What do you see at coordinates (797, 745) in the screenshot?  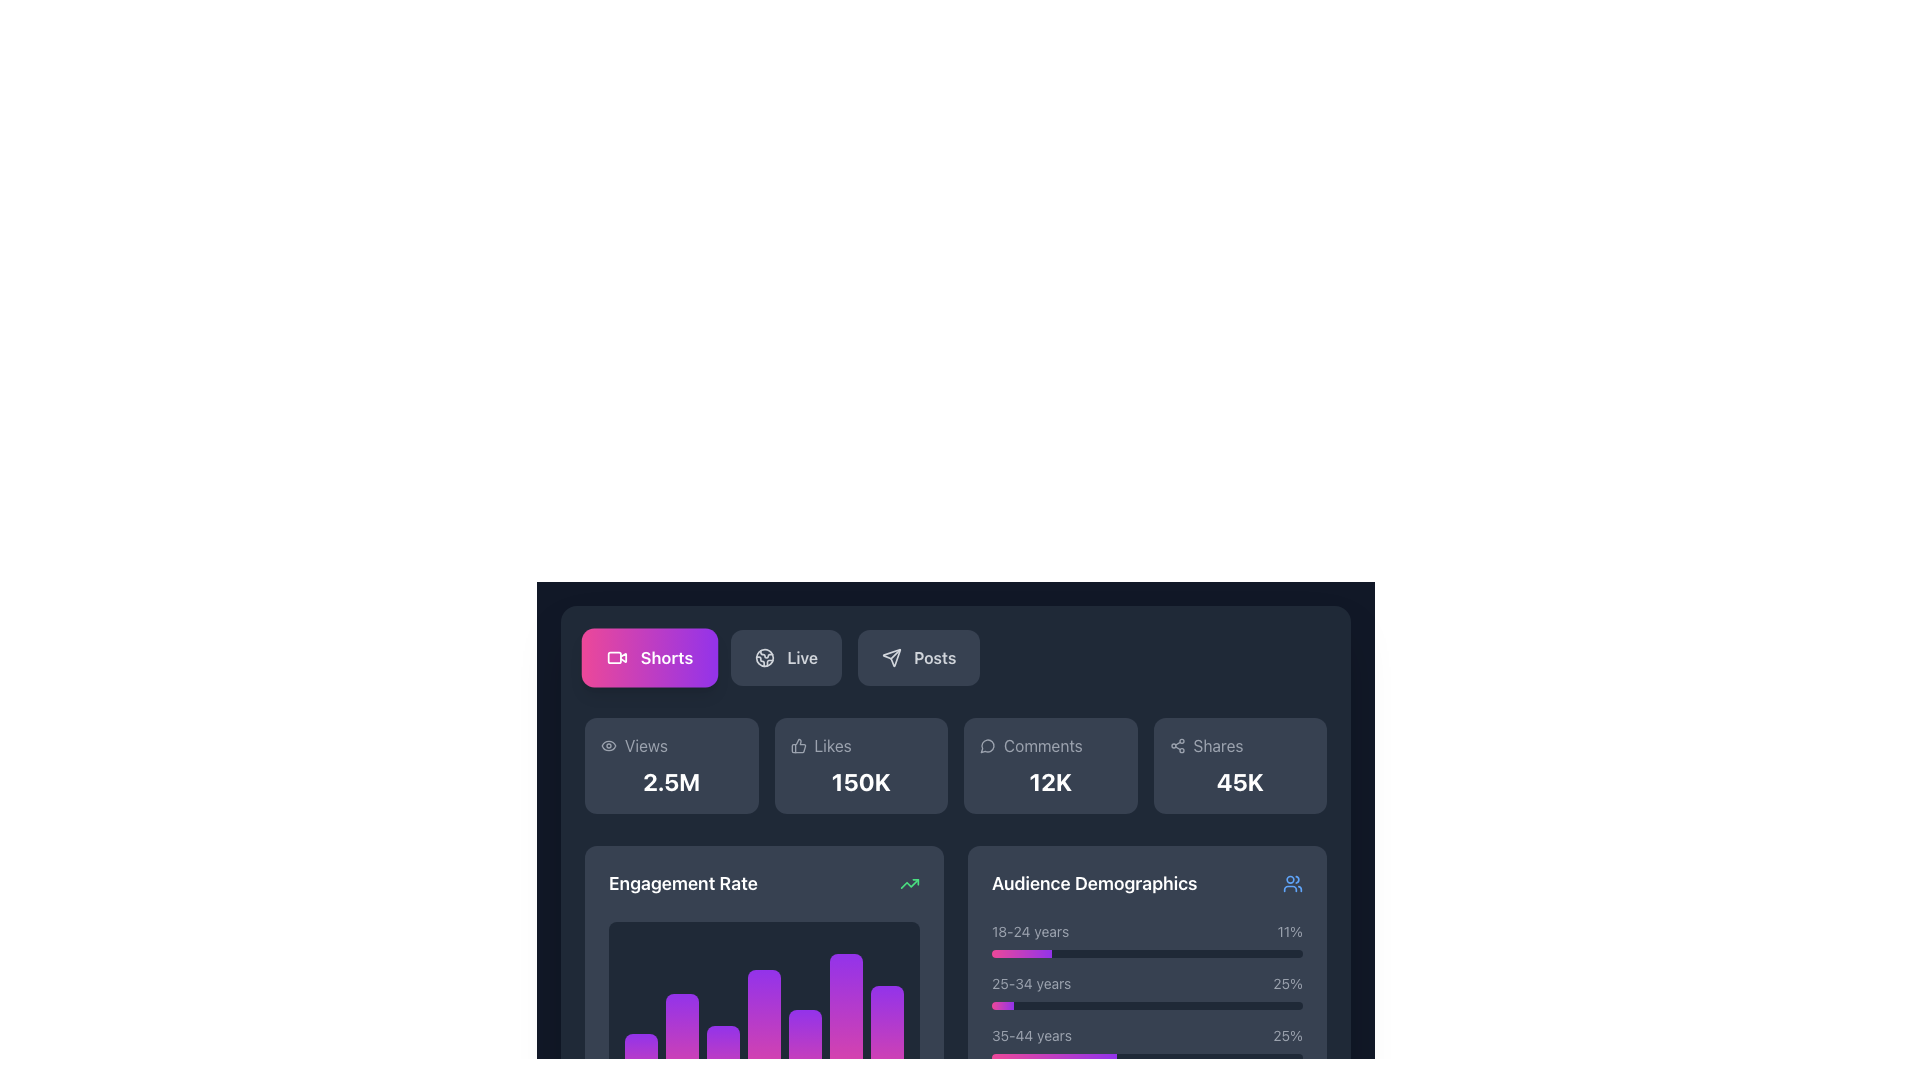 I see `the thumbs-up icon located within the 'Likes' section, positioned to the left of the '150K' indicator` at bounding box center [797, 745].